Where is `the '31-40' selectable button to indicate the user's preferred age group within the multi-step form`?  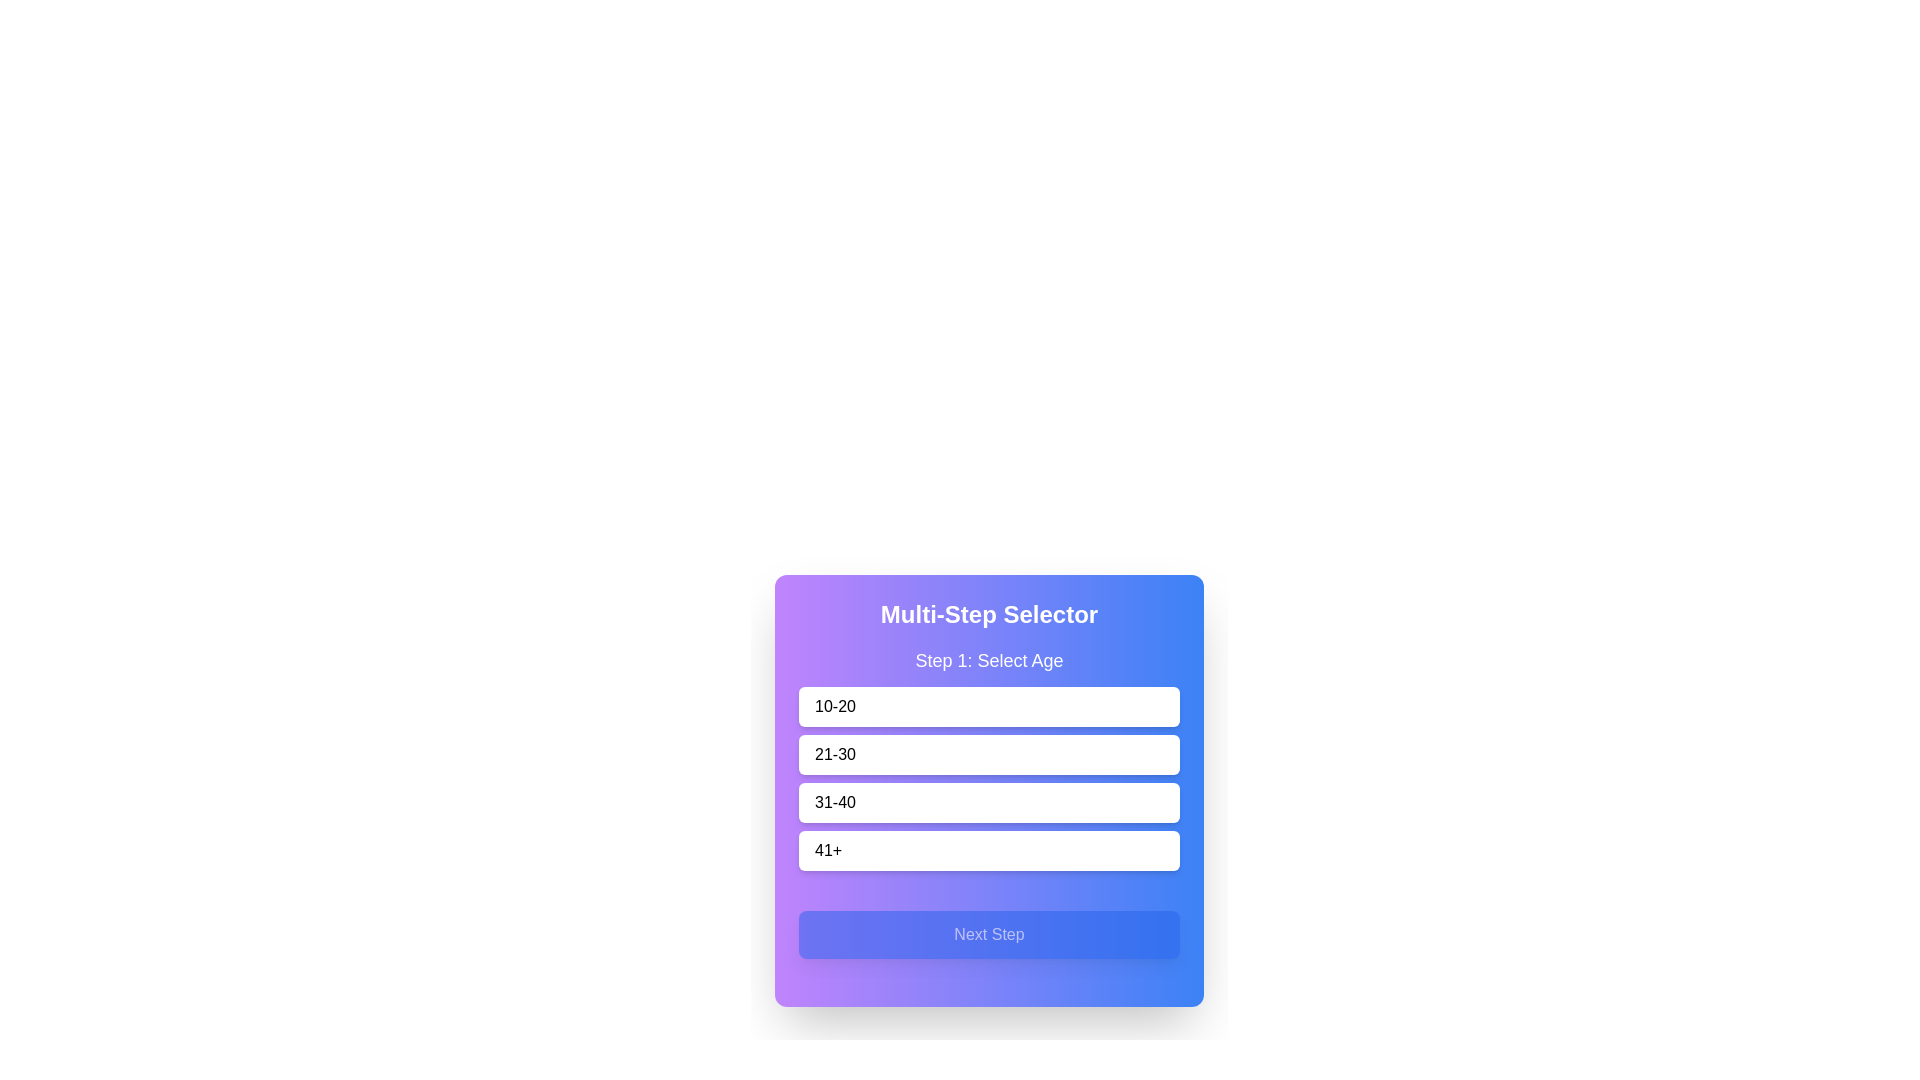 the '31-40' selectable button to indicate the user's preferred age group within the multi-step form is located at coordinates (989, 794).